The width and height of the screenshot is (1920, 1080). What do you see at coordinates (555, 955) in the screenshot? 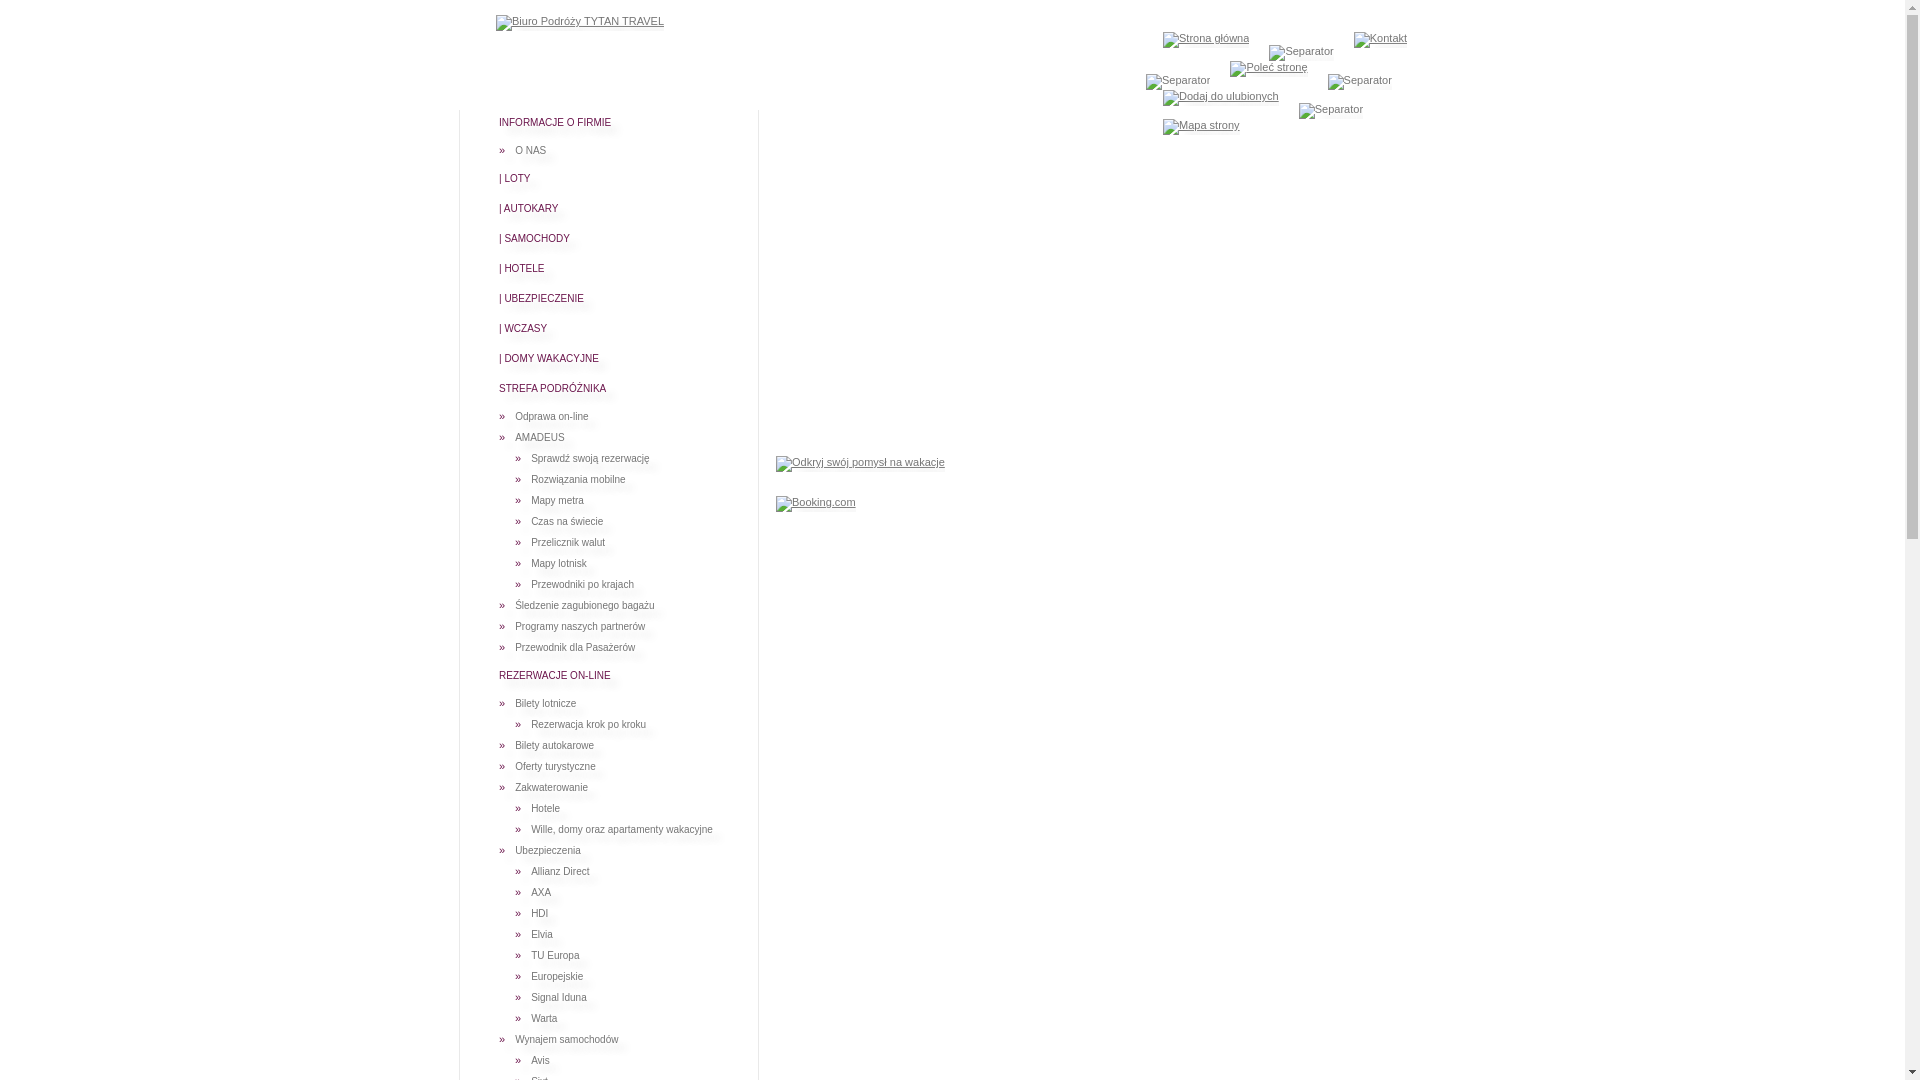
I see `'TU Europa'` at bounding box center [555, 955].